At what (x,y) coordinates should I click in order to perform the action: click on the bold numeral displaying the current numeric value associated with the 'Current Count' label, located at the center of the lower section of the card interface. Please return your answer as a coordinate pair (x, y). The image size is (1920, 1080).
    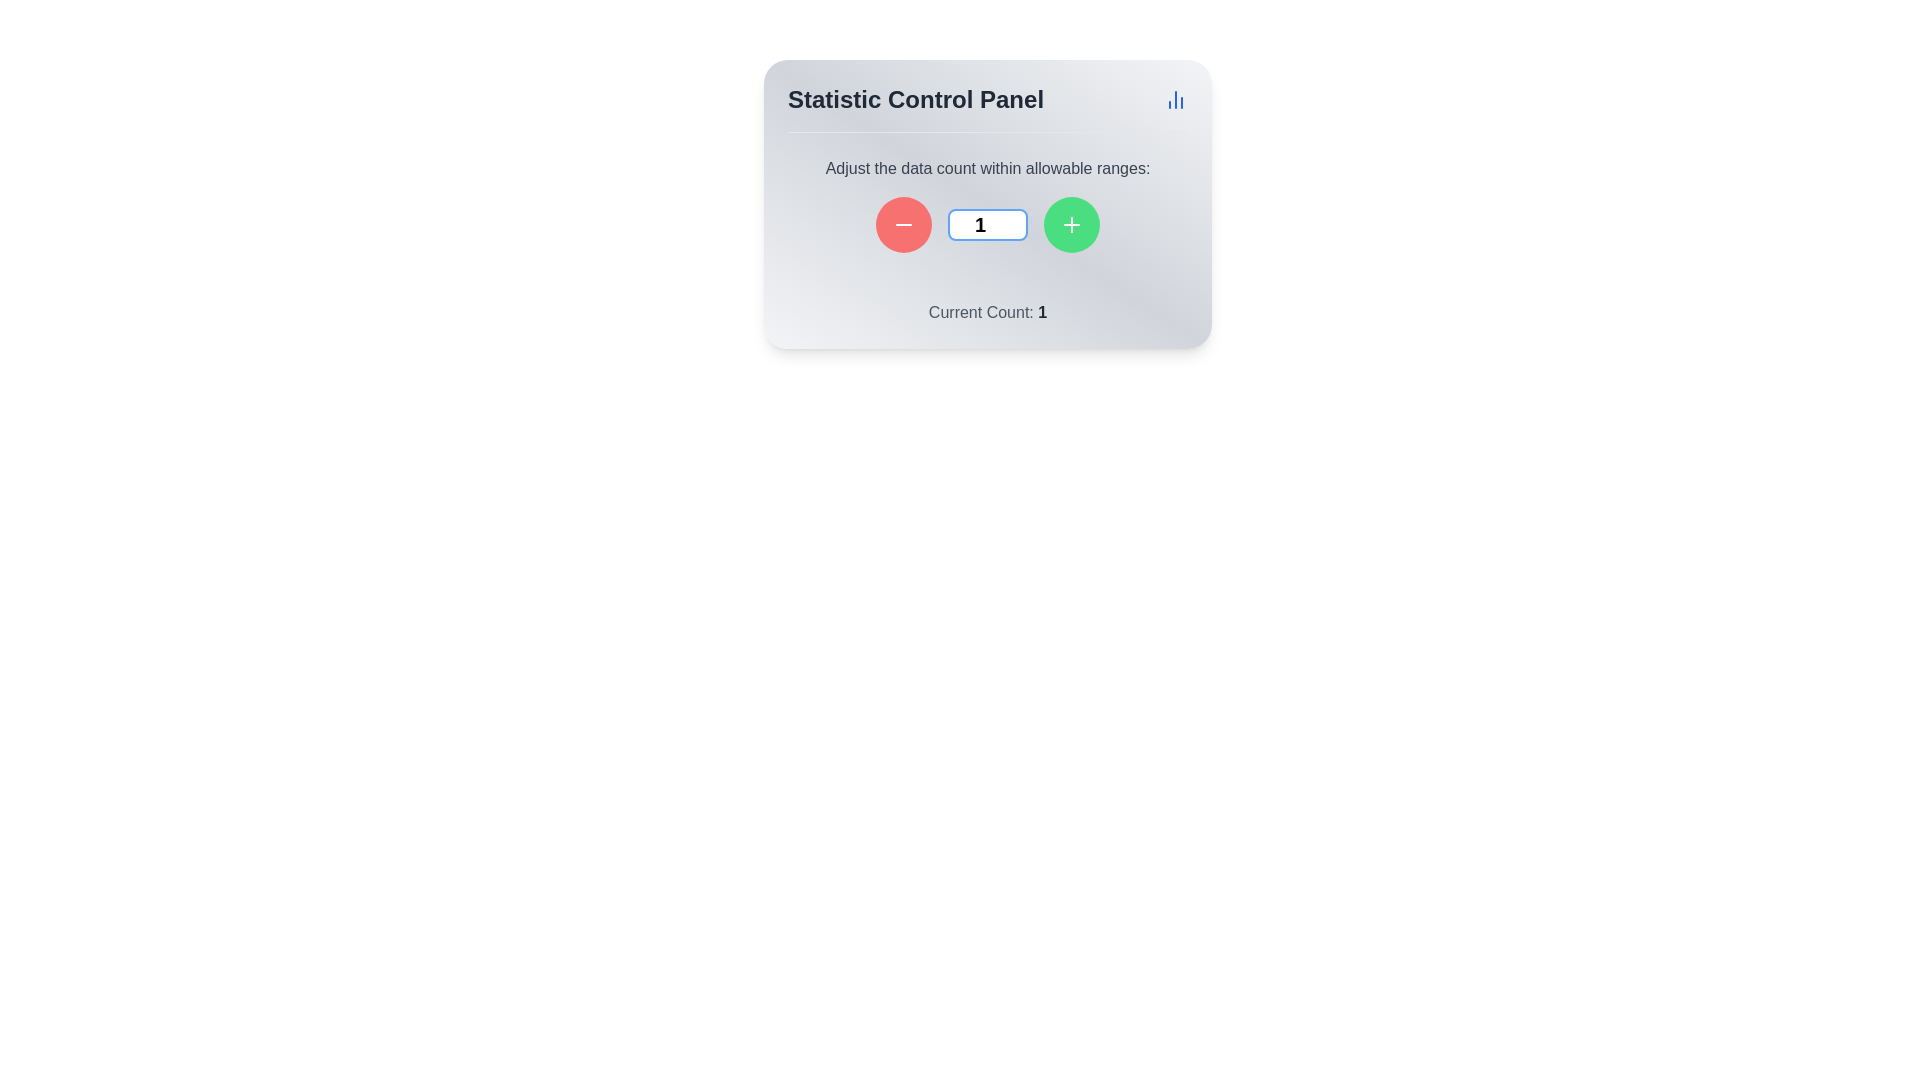
    Looking at the image, I should click on (1041, 312).